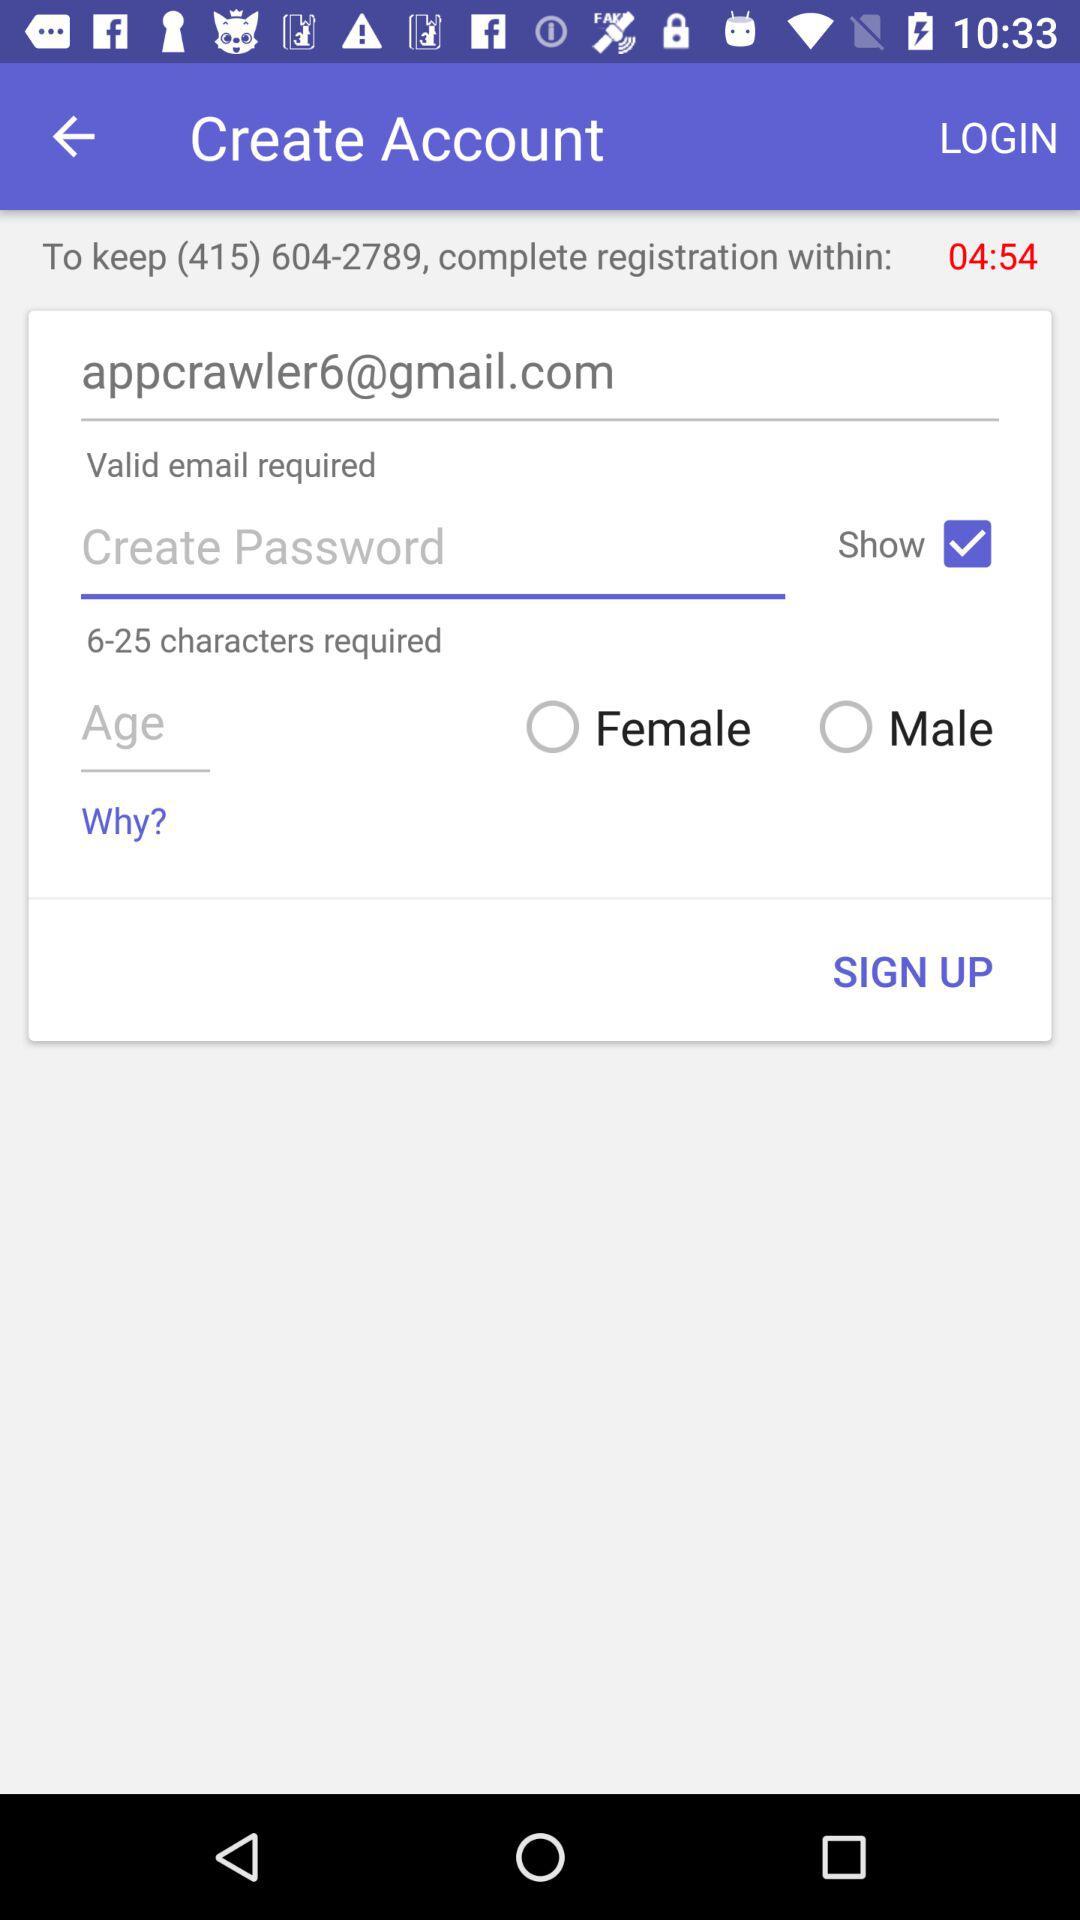 This screenshot has width=1080, height=1920. What do you see at coordinates (897, 725) in the screenshot?
I see `the icon below the 6 25 characters icon` at bounding box center [897, 725].